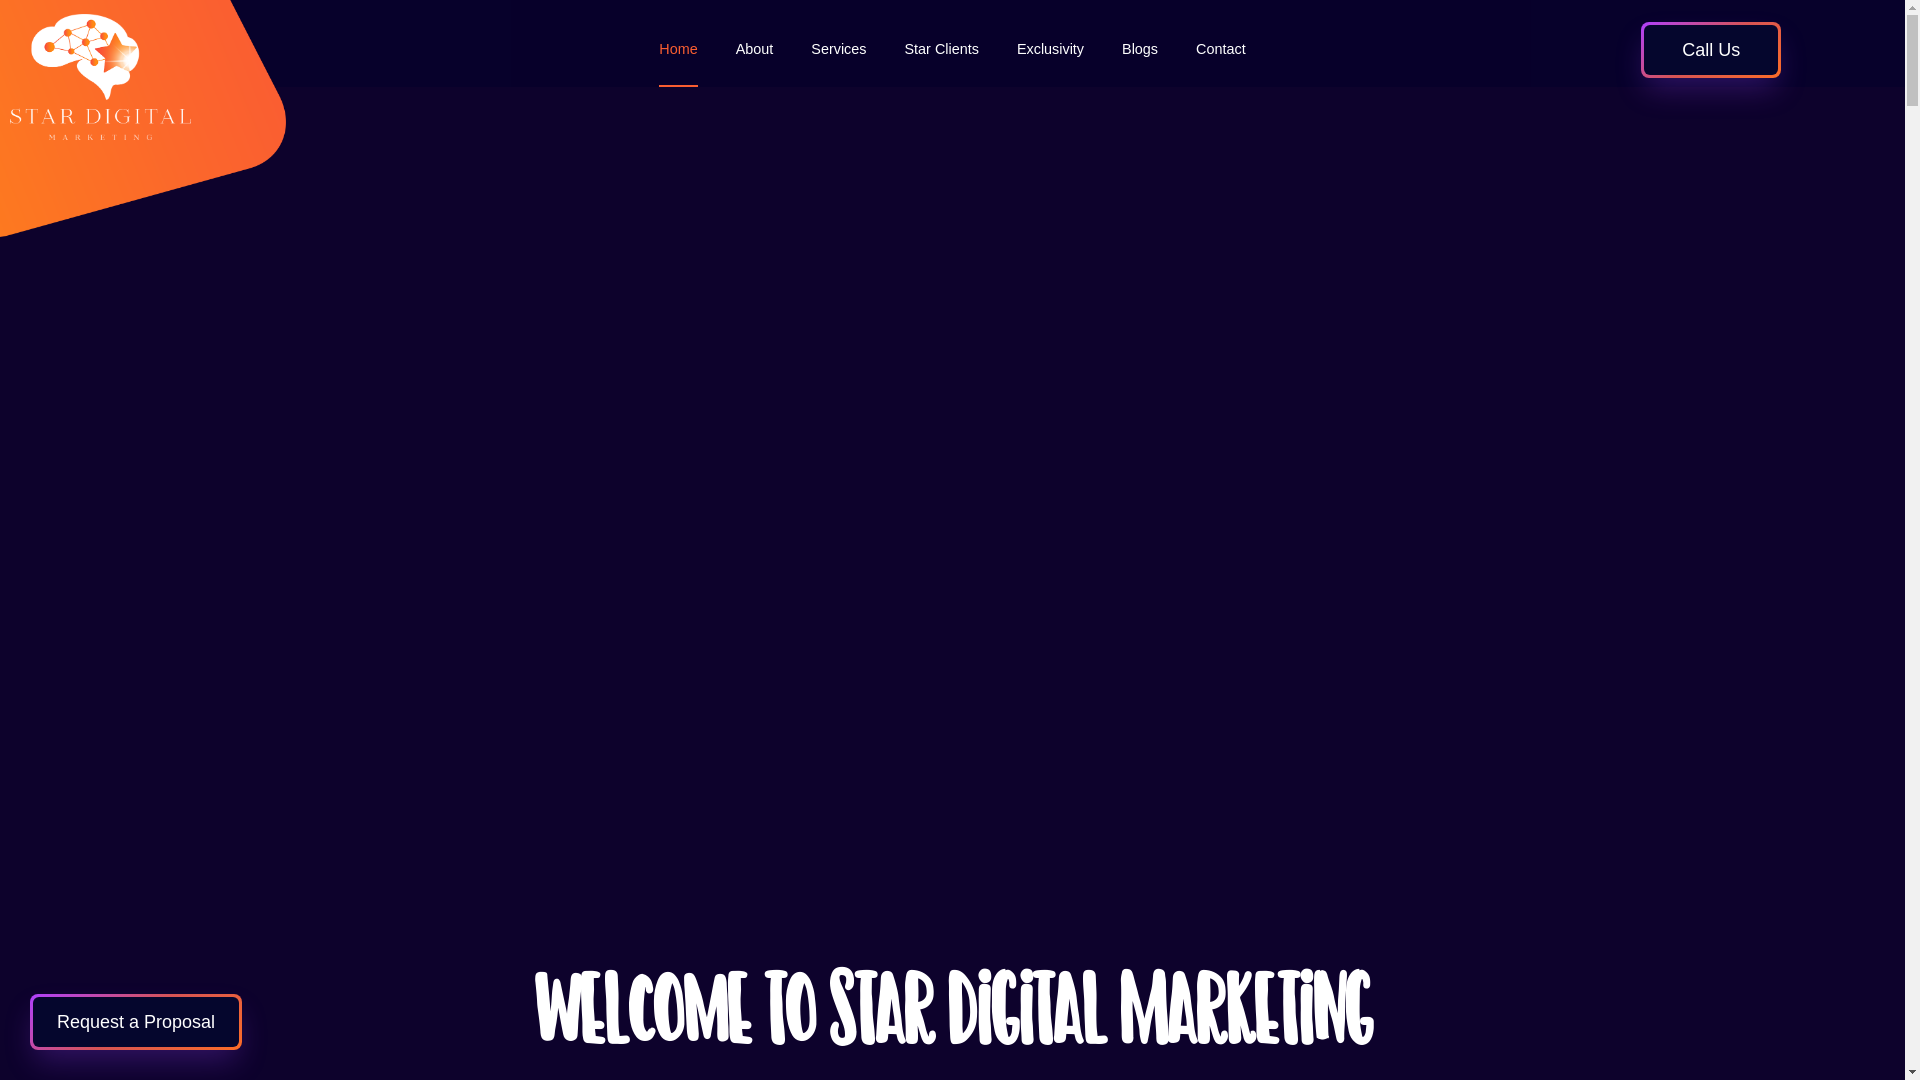  What do you see at coordinates (677, 48) in the screenshot?
I see `'Home'` at bounding box center [677, 48].